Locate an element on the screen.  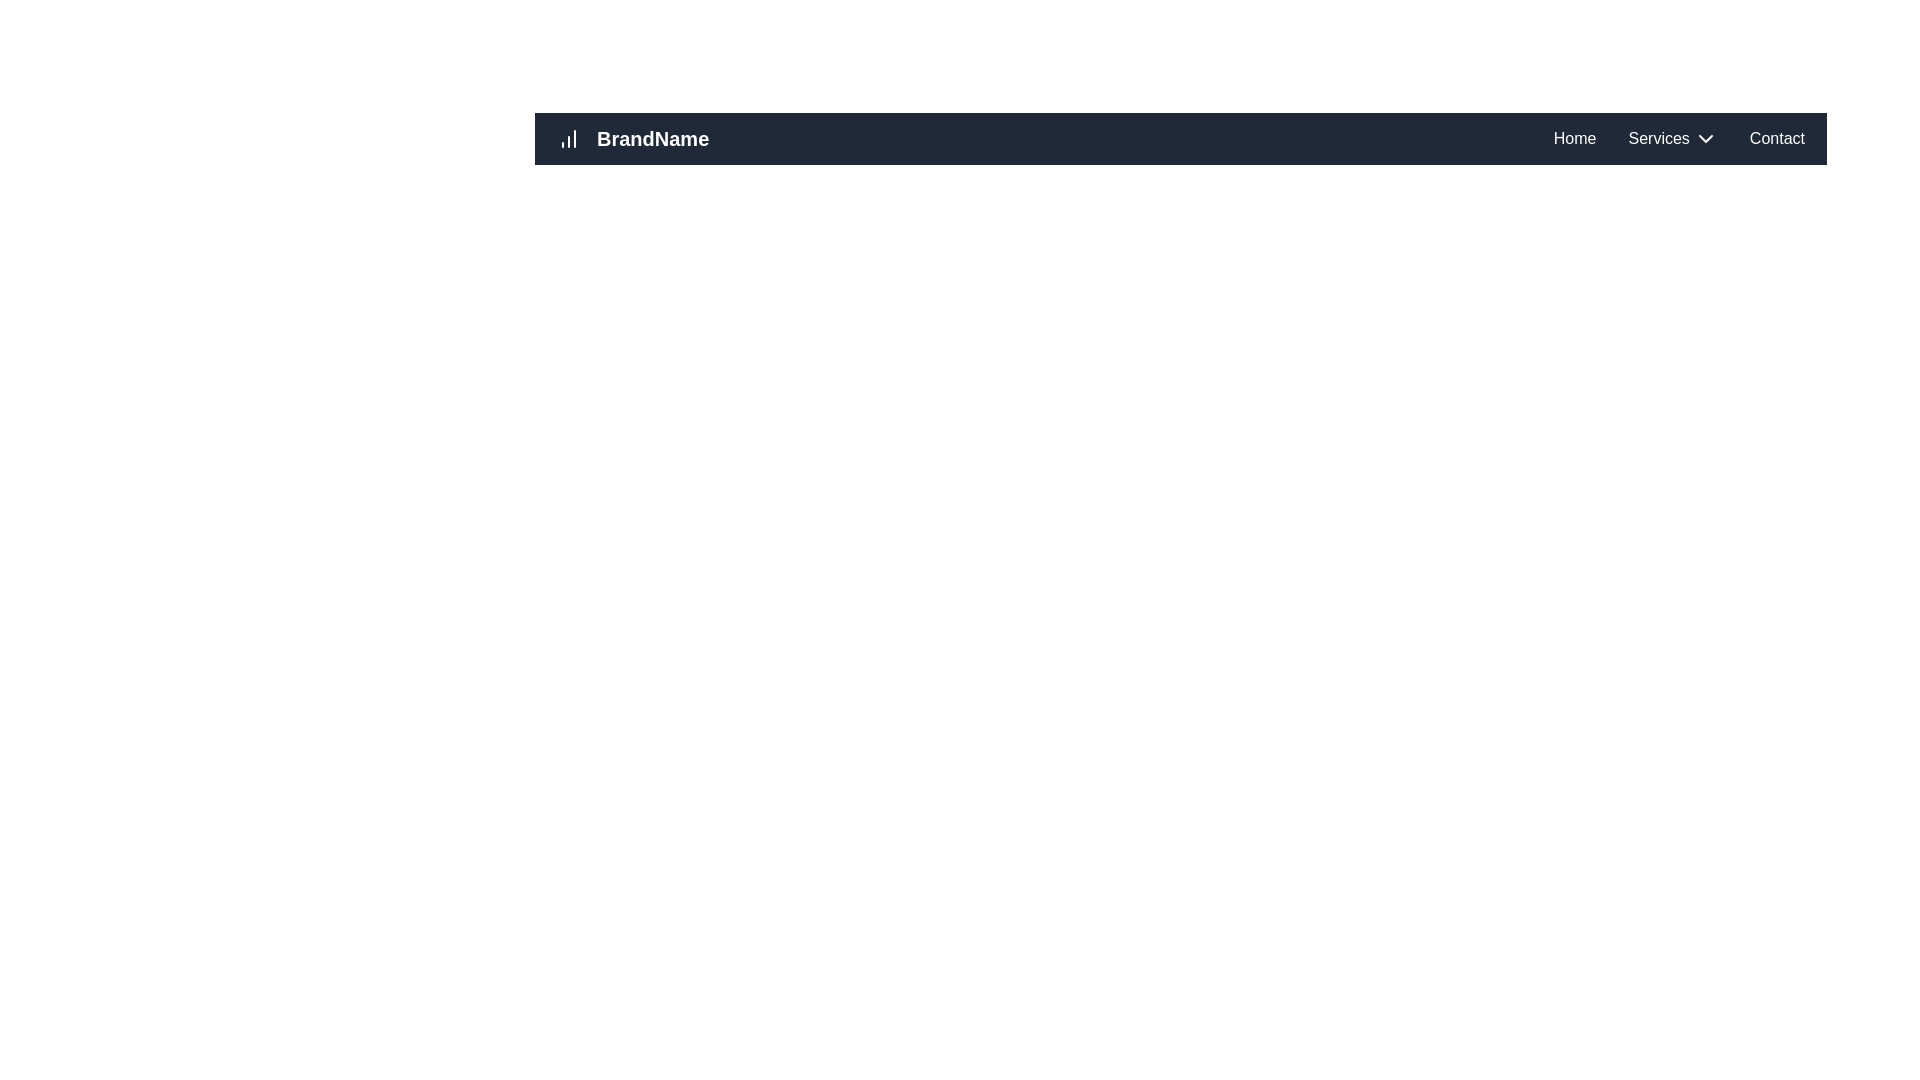
the 'Home' button on the top-right navigation bar is located at coordinates (1574, 137).